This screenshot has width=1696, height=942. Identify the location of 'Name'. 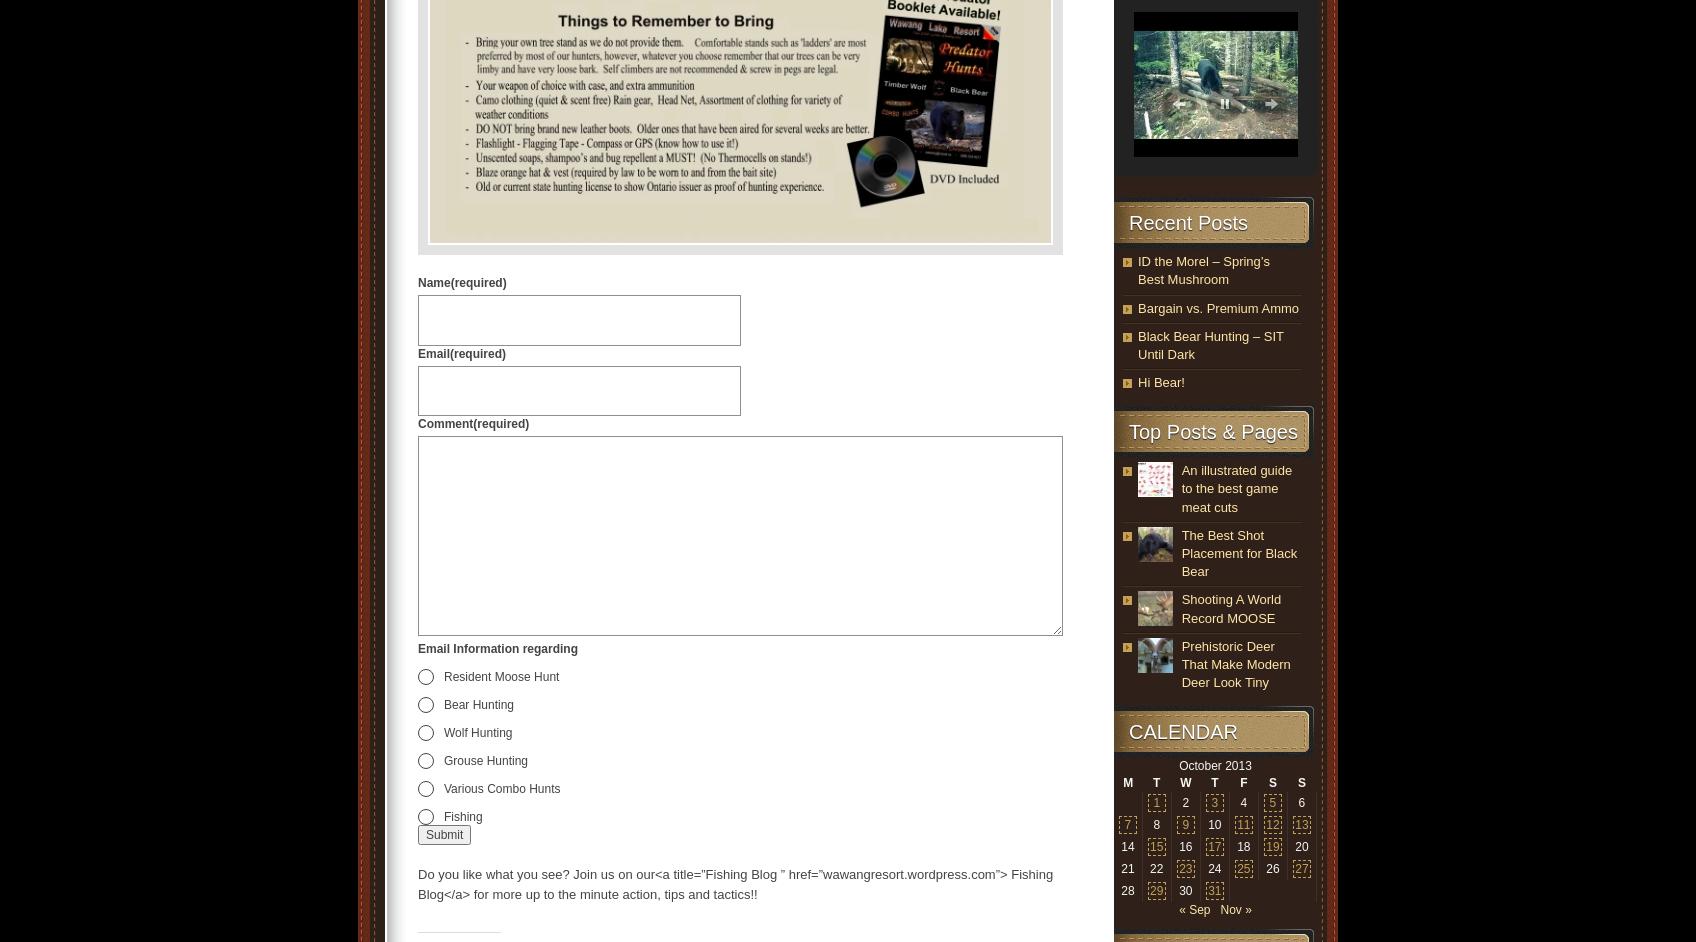
(417, 281).